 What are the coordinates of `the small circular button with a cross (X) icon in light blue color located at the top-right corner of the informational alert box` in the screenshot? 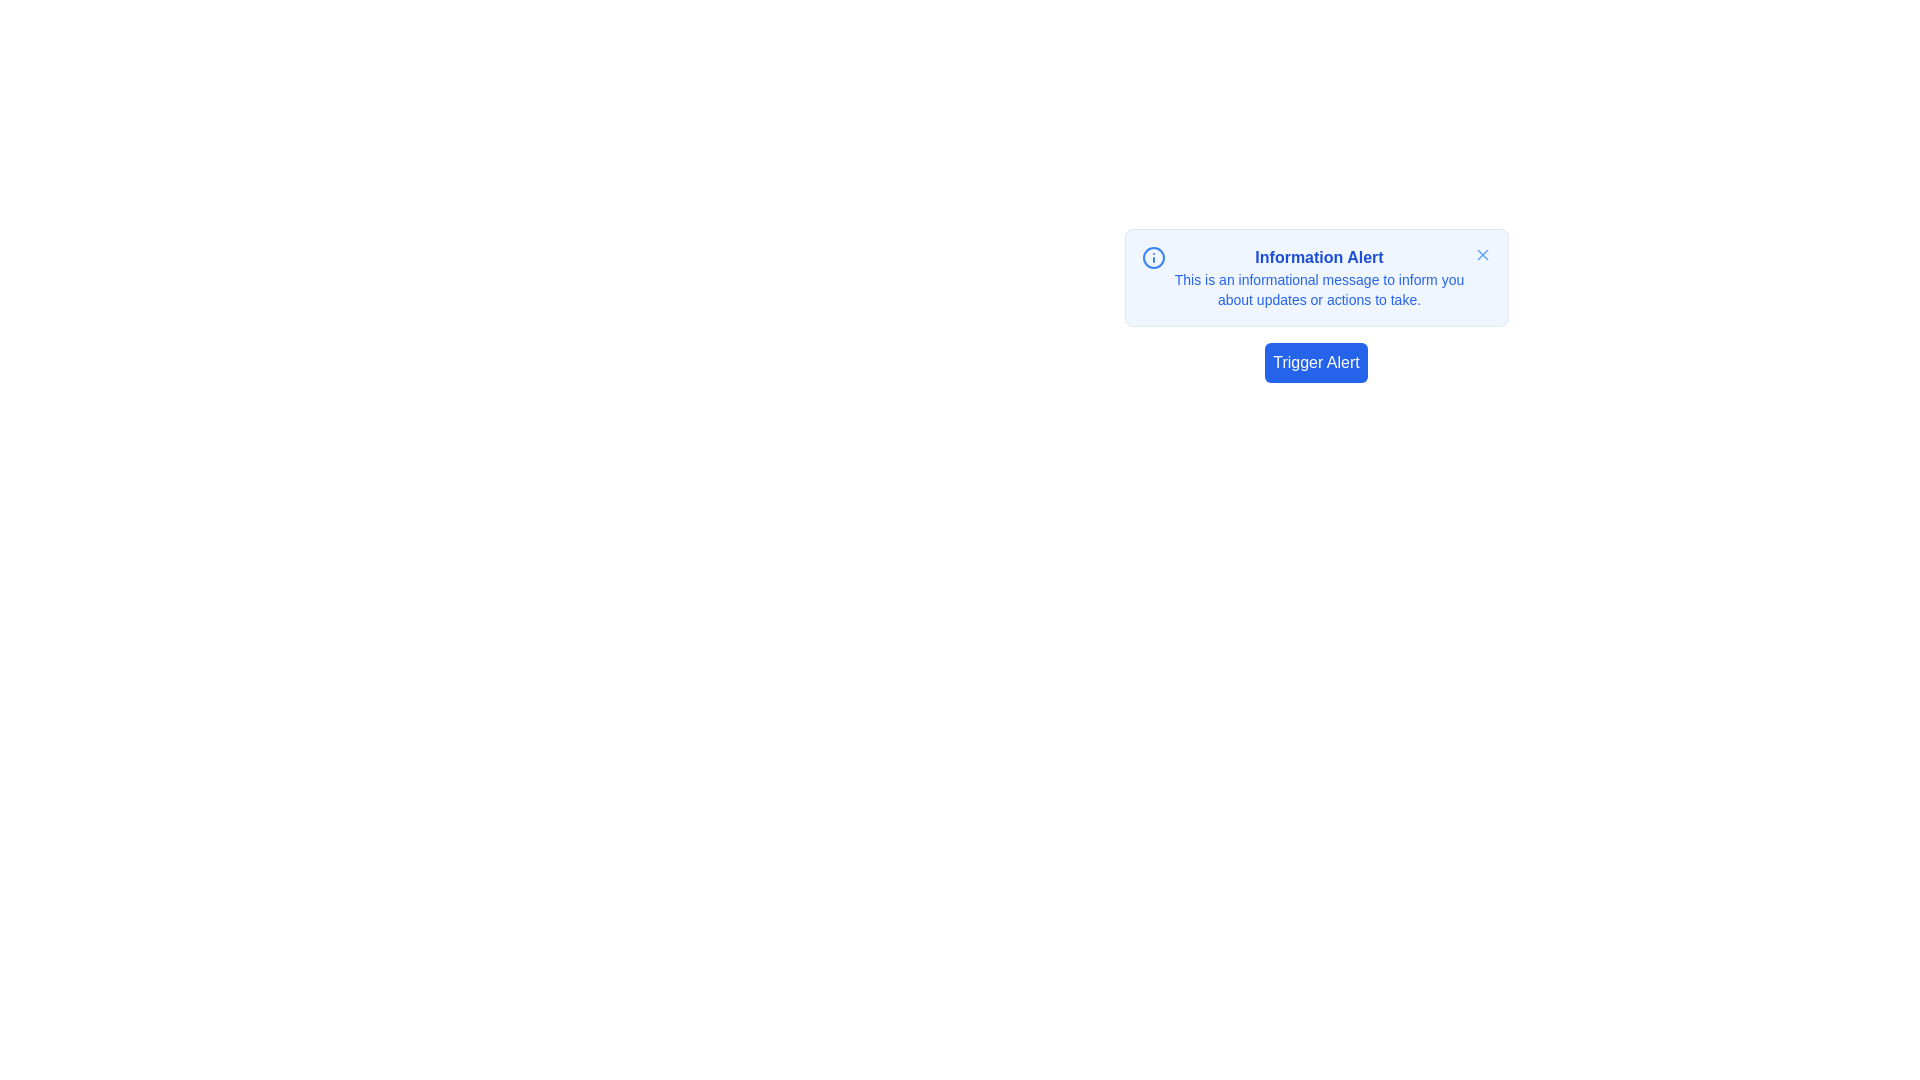 It's located at (1482, 253).